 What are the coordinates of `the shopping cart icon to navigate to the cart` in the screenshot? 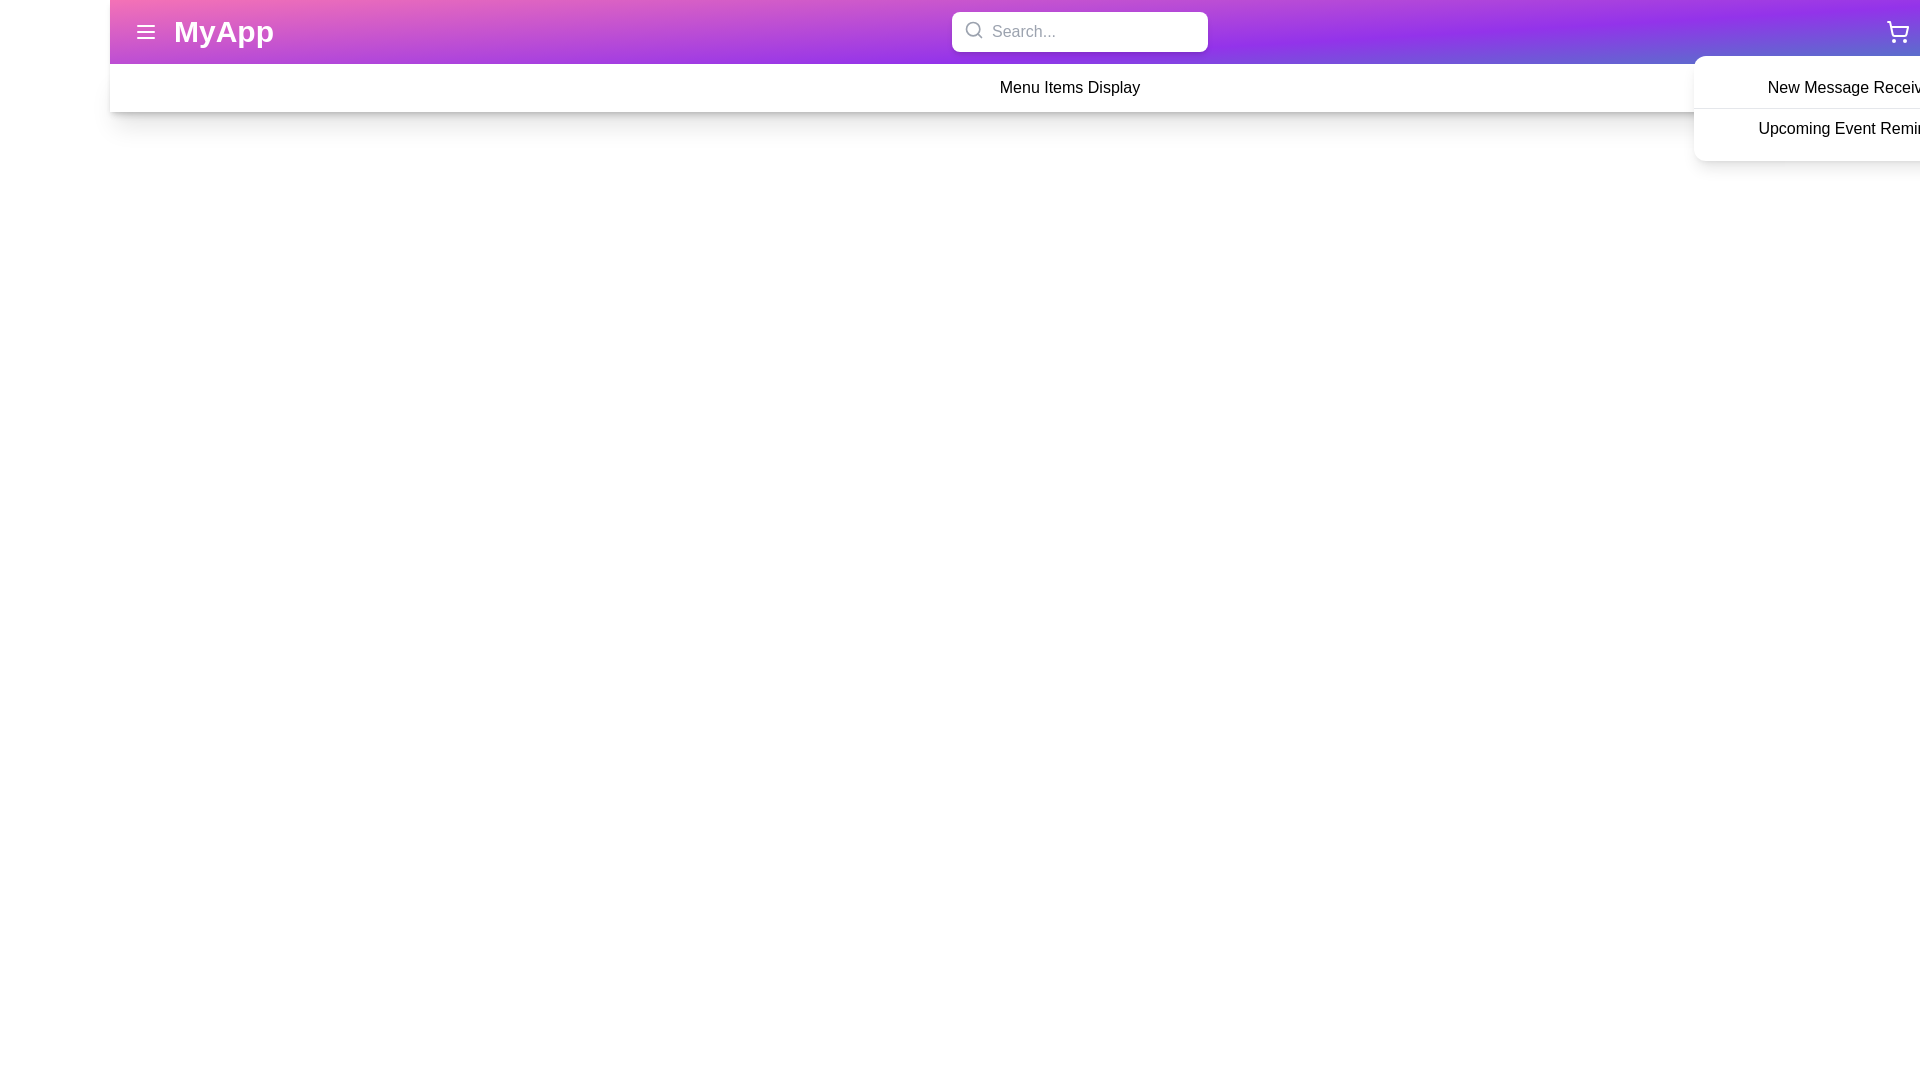 It's located at (1896, 31).